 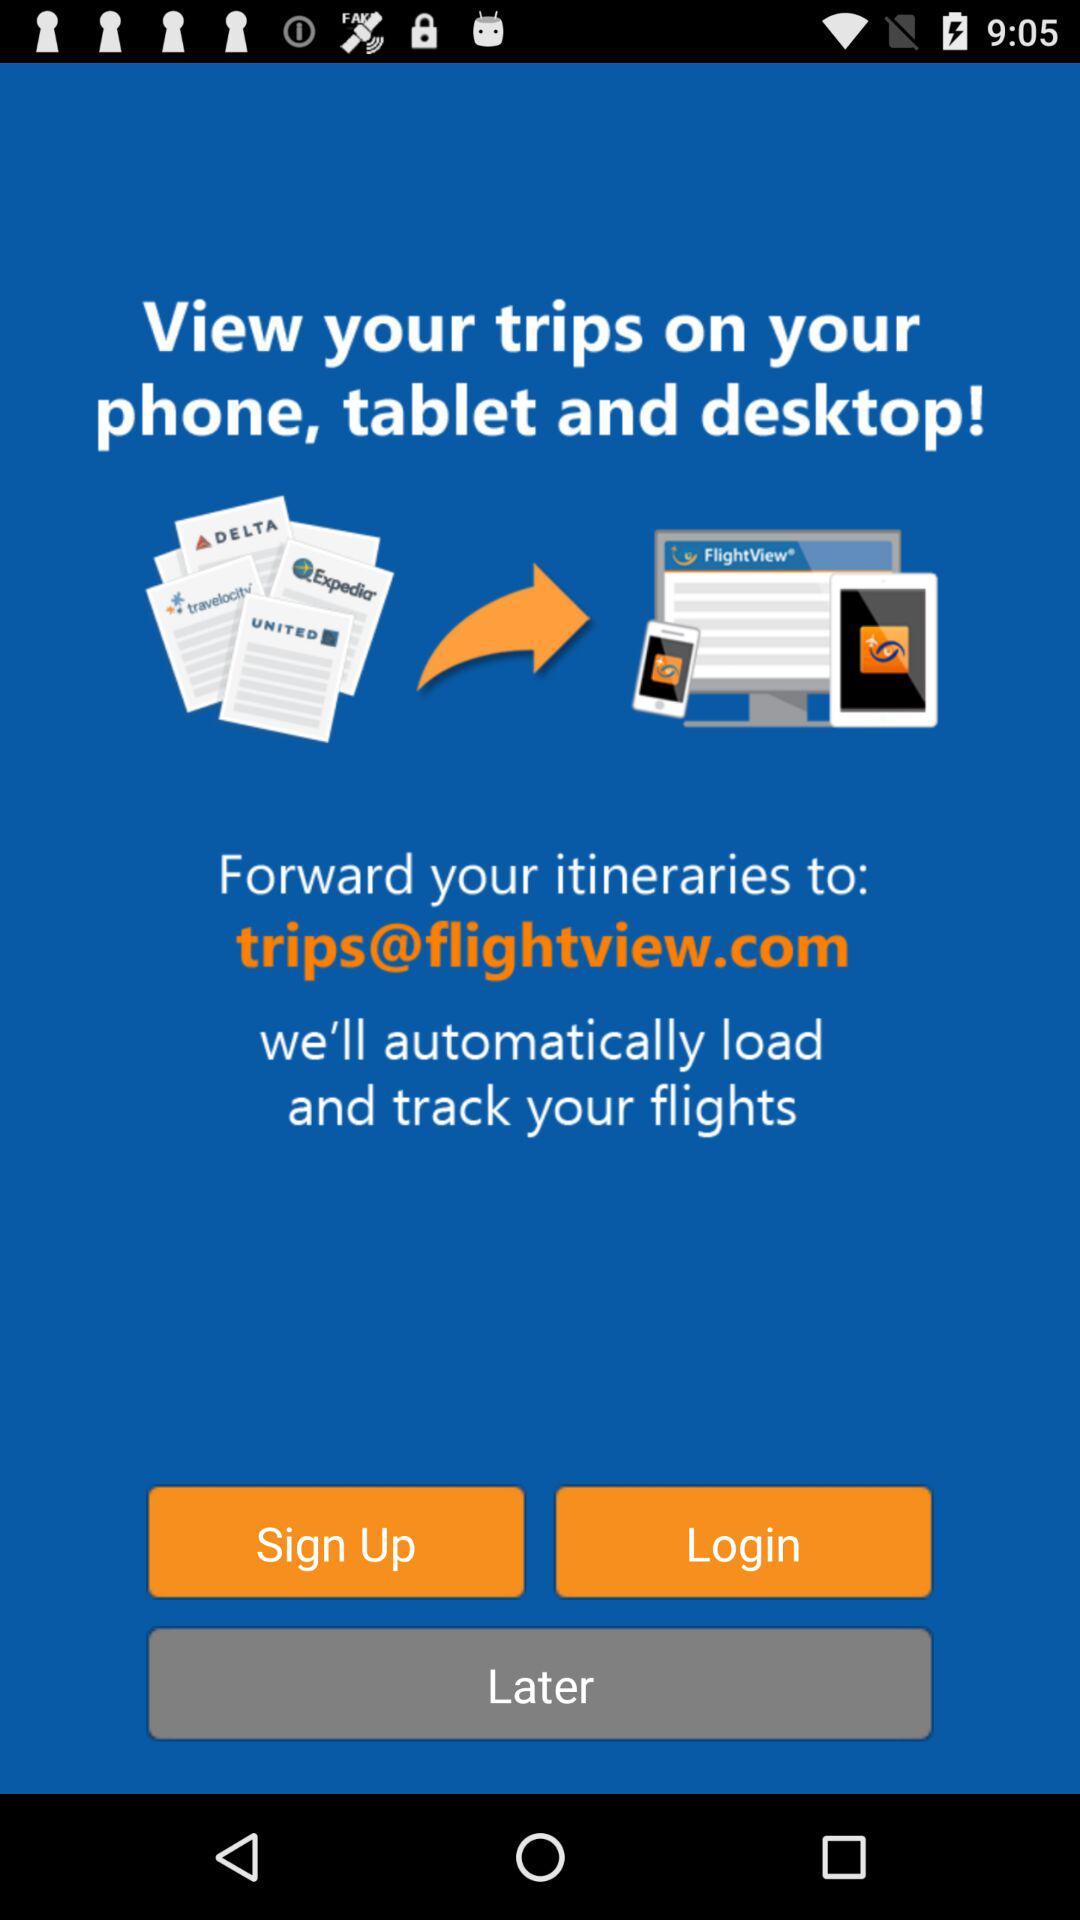 I want to click on item at the bottom right corner, so click(x=743, y=1540).